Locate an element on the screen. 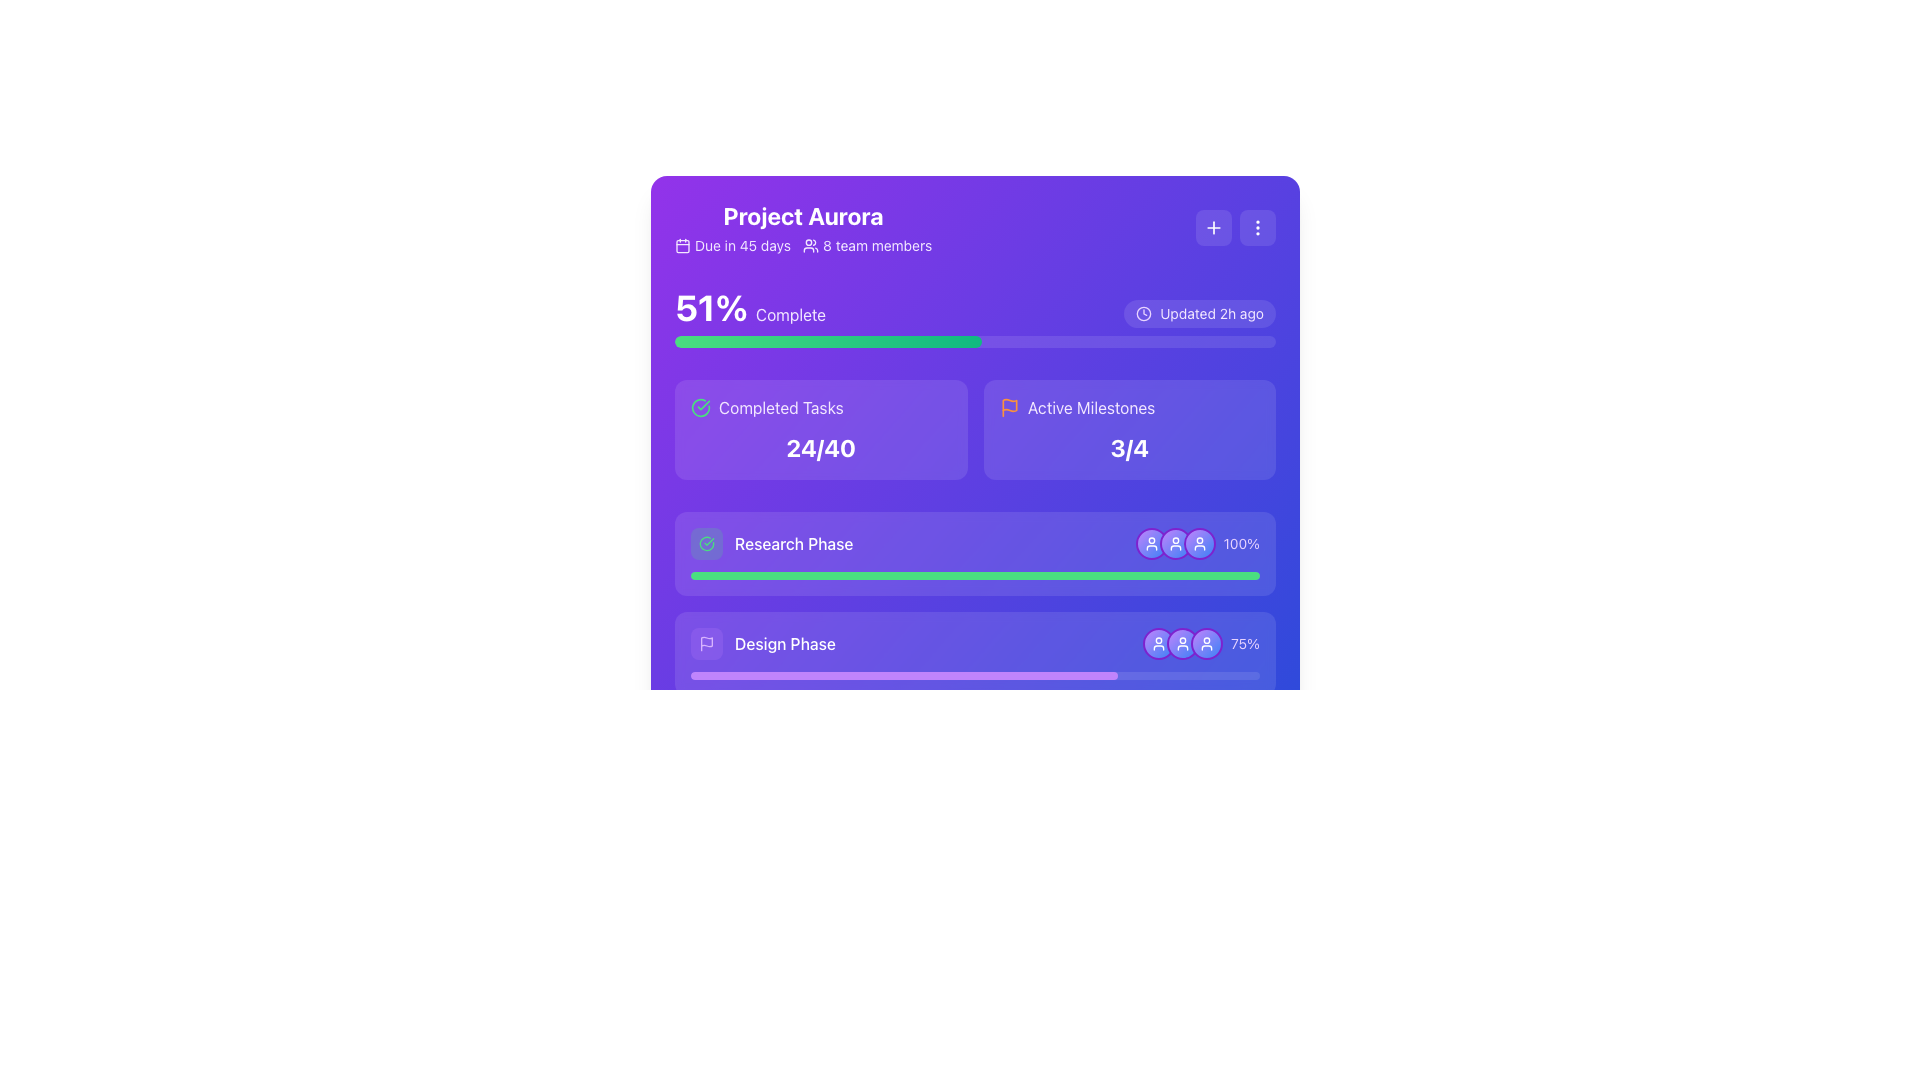  the static text label displaying the due date for the project, located below the title 'Project Aurora' and alongside the 'team members' indicator is located at coordinates (742, 245).